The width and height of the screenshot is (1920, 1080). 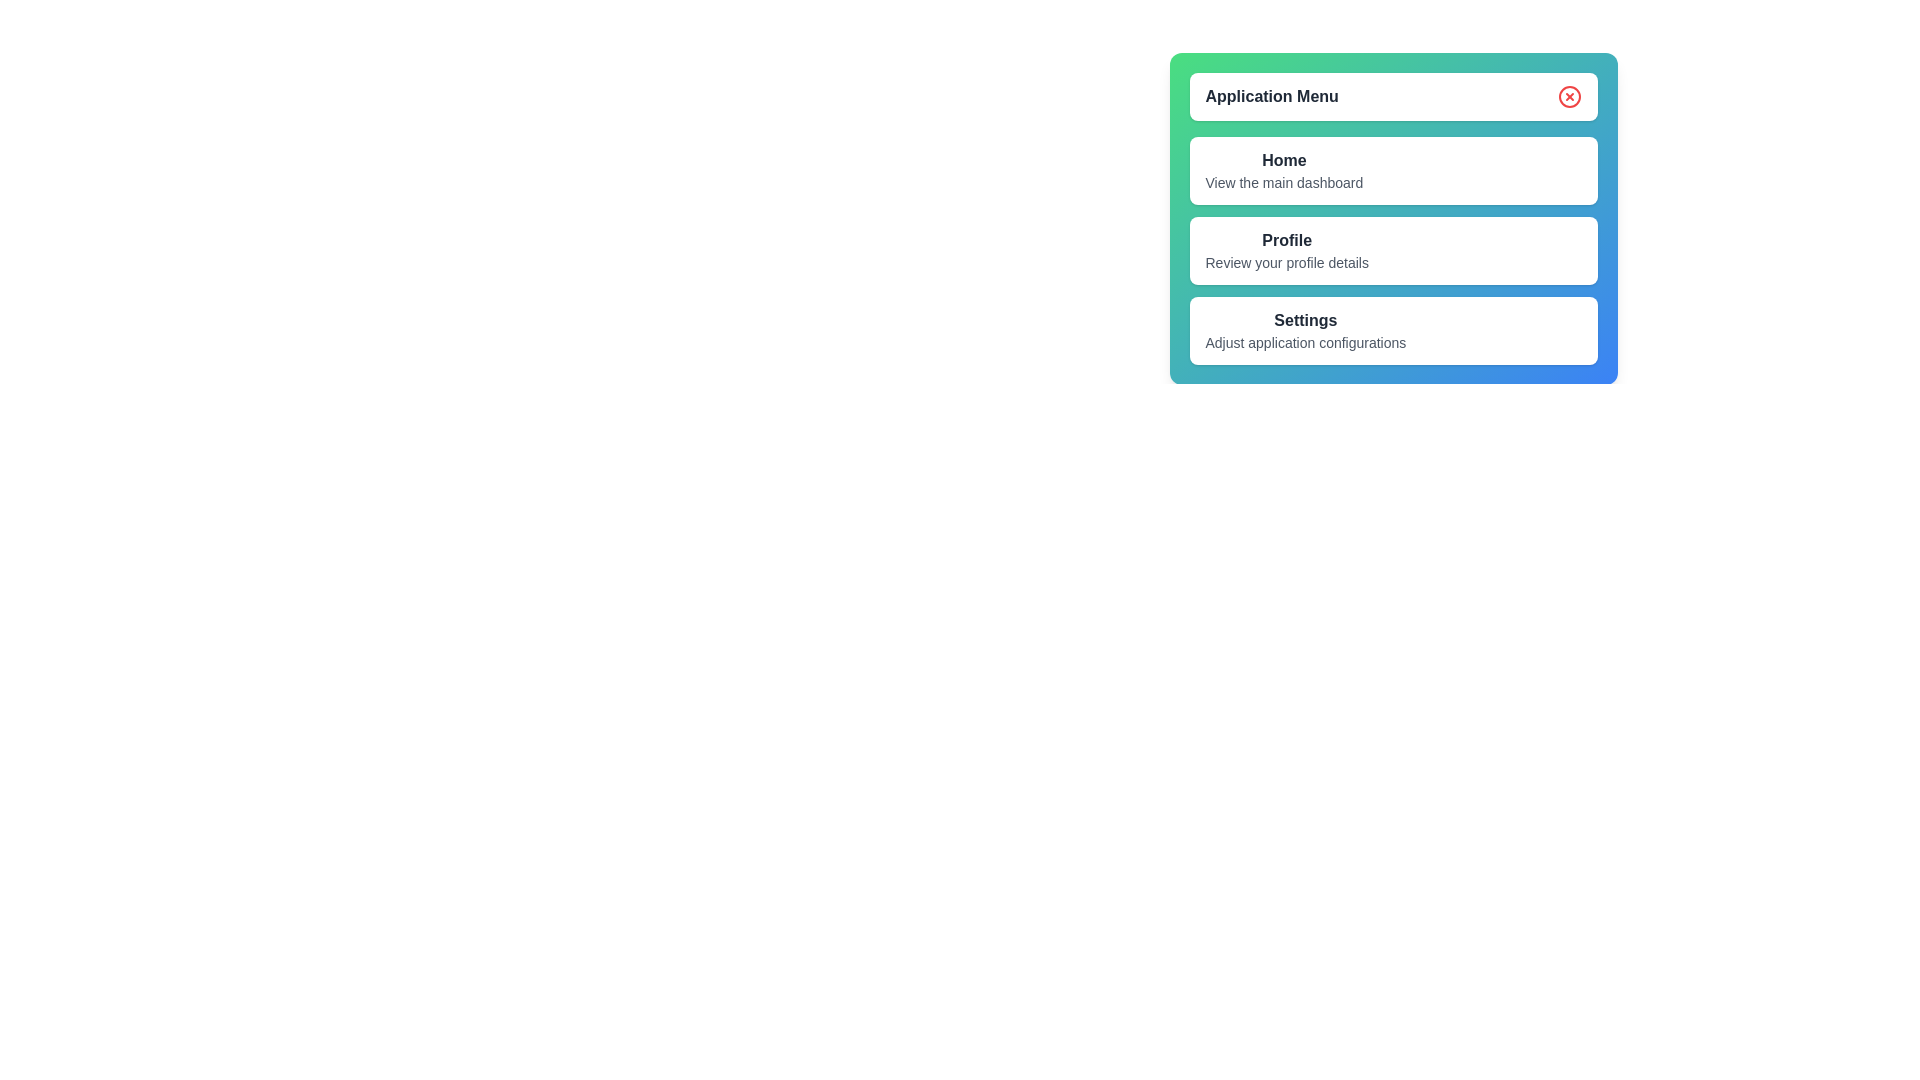 What do you see at coordinates (1305, 330) in the screenshot?
I see `the menu item Settings to navigate to its section` at bounding box center [1305, 330].